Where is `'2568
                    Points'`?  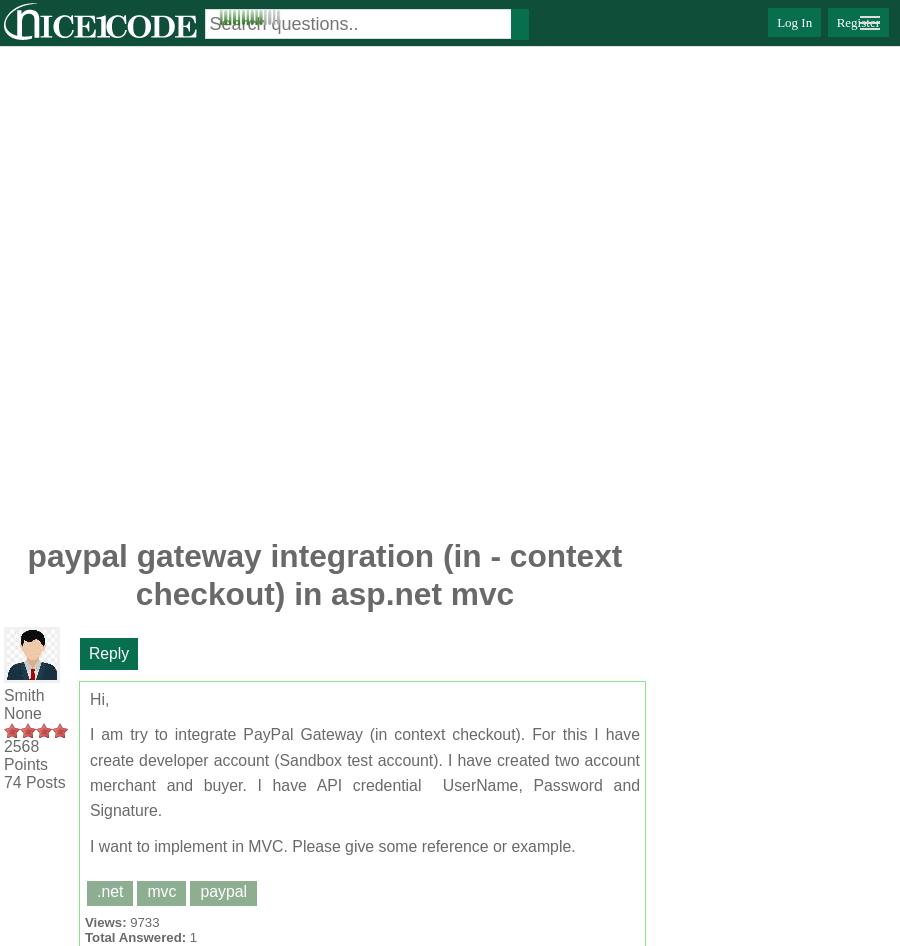
'2568
                    Points' is located at coordinates (25, 754).